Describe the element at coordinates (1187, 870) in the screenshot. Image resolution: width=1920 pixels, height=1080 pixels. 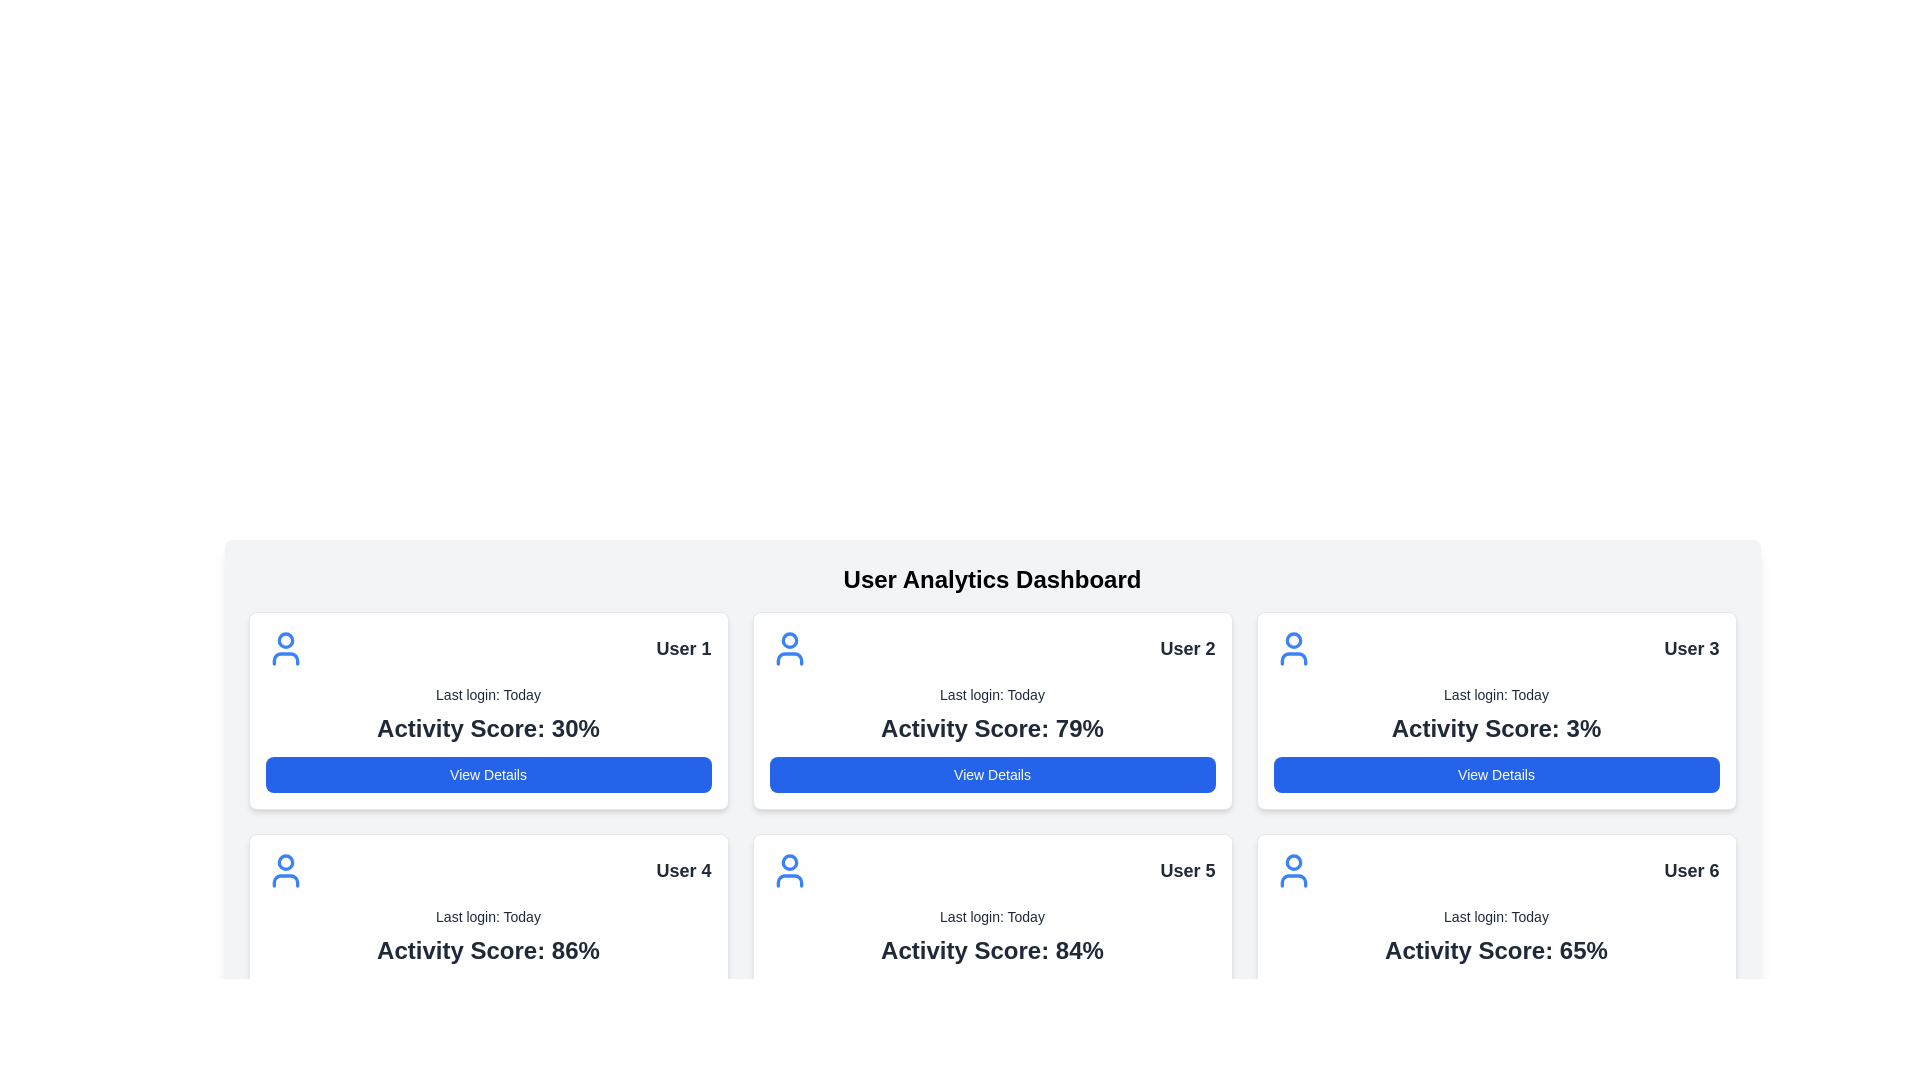
I see `text content of the 'User 5' label located in the bottom row, second card from the left on the user analytics dashboard` at that location.